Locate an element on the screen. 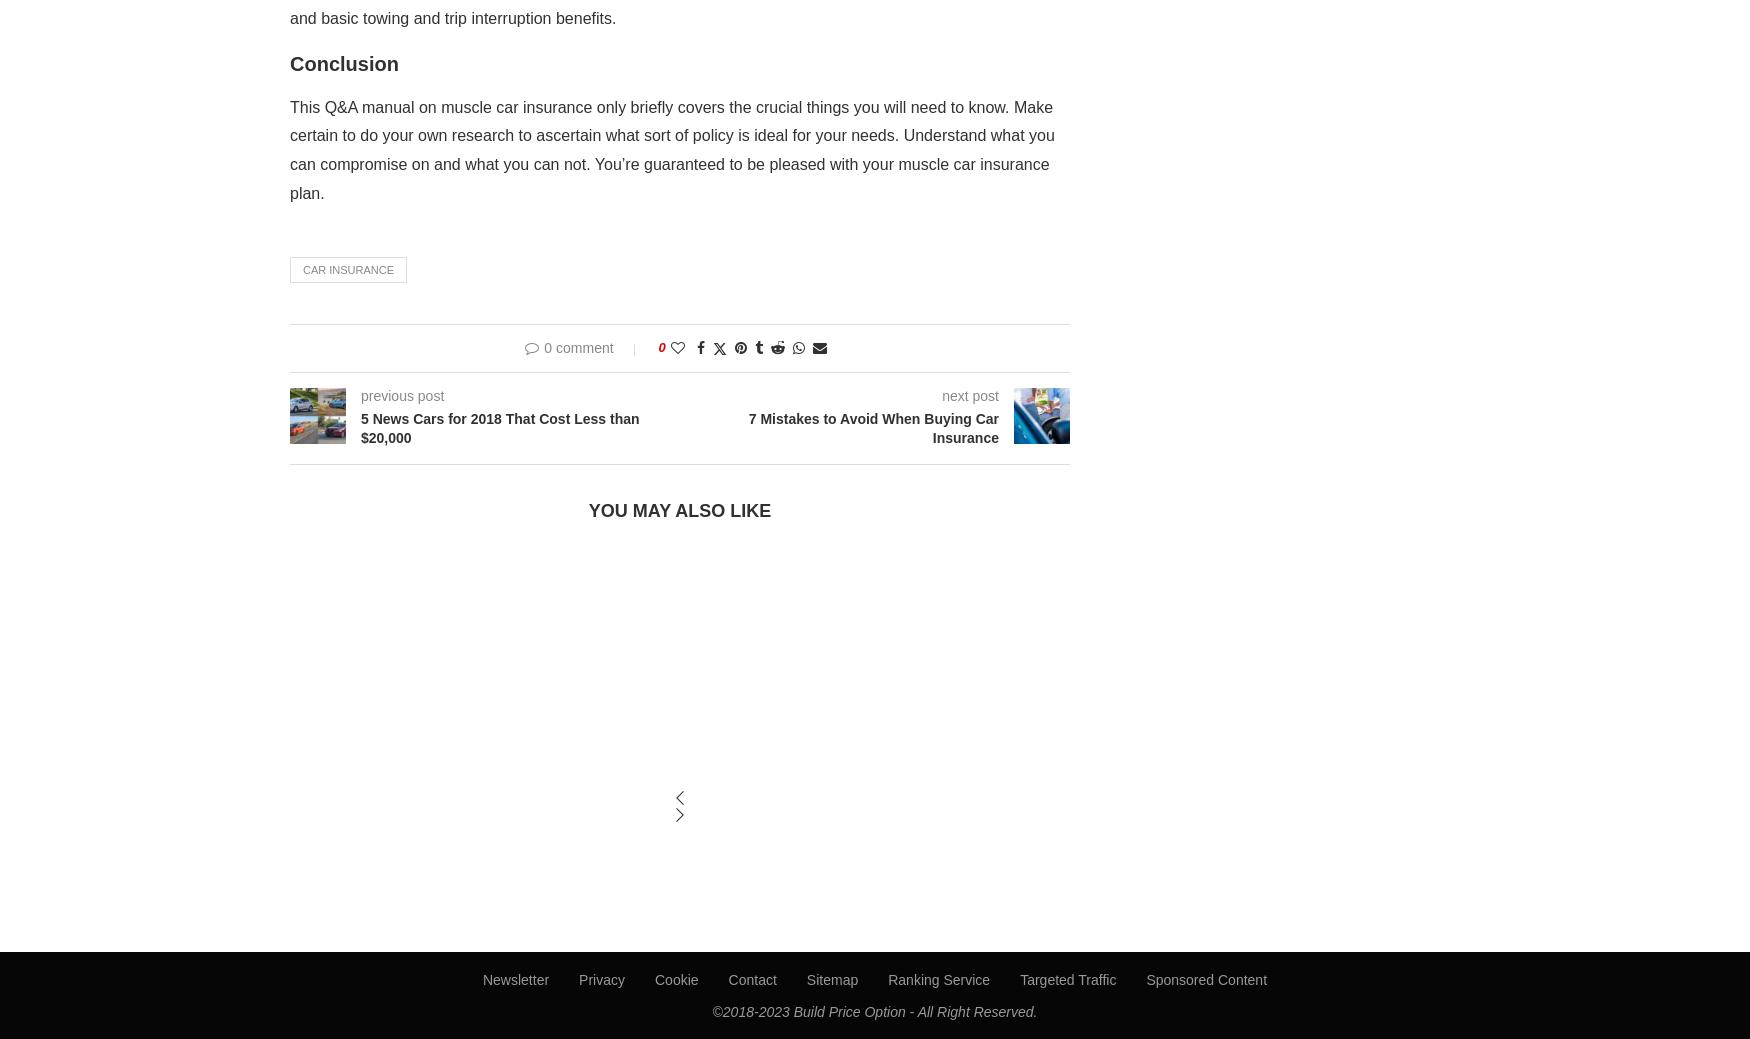 The image size is (1750, 1039). 'car insurance' is located at coordinates (348, 268).